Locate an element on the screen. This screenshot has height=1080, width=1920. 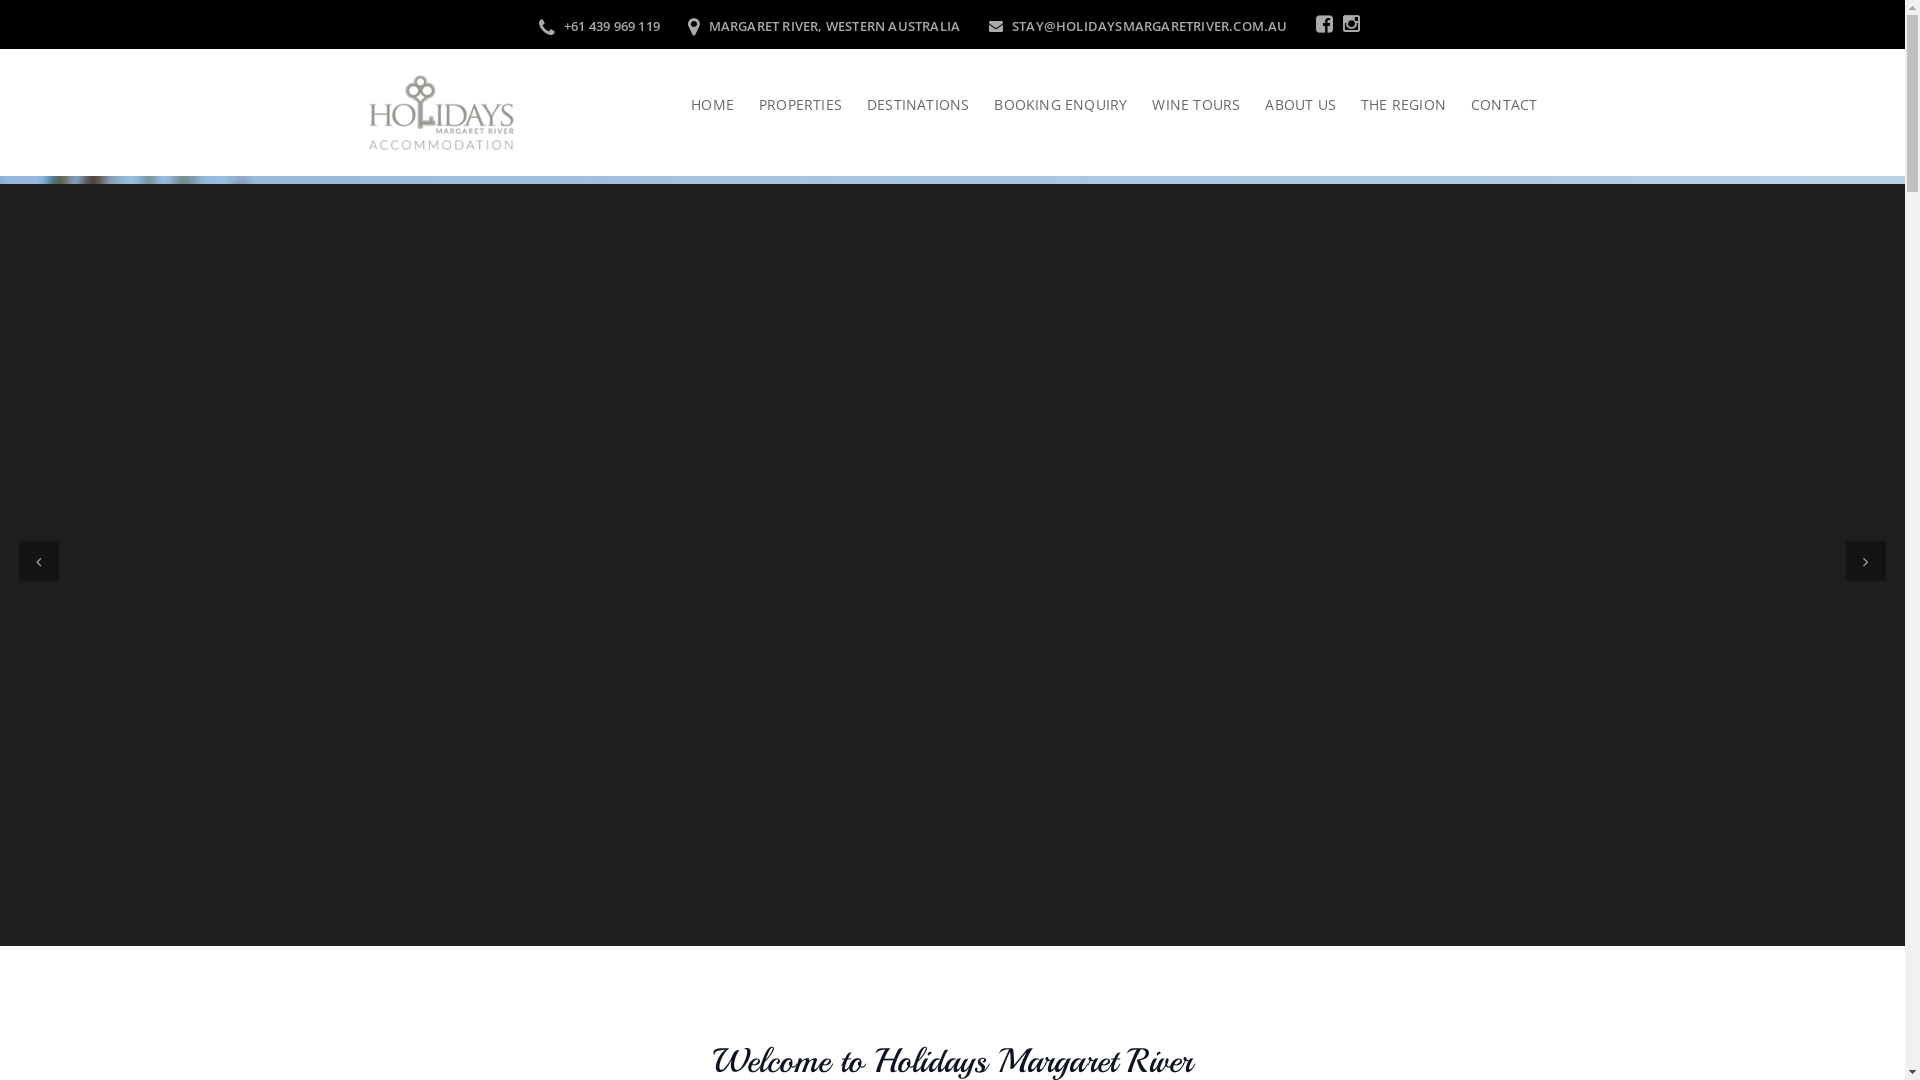
'STAY@HOLIDAYSMARGARETRIVER.COM.AU' is located at coordinates (1137, 24).